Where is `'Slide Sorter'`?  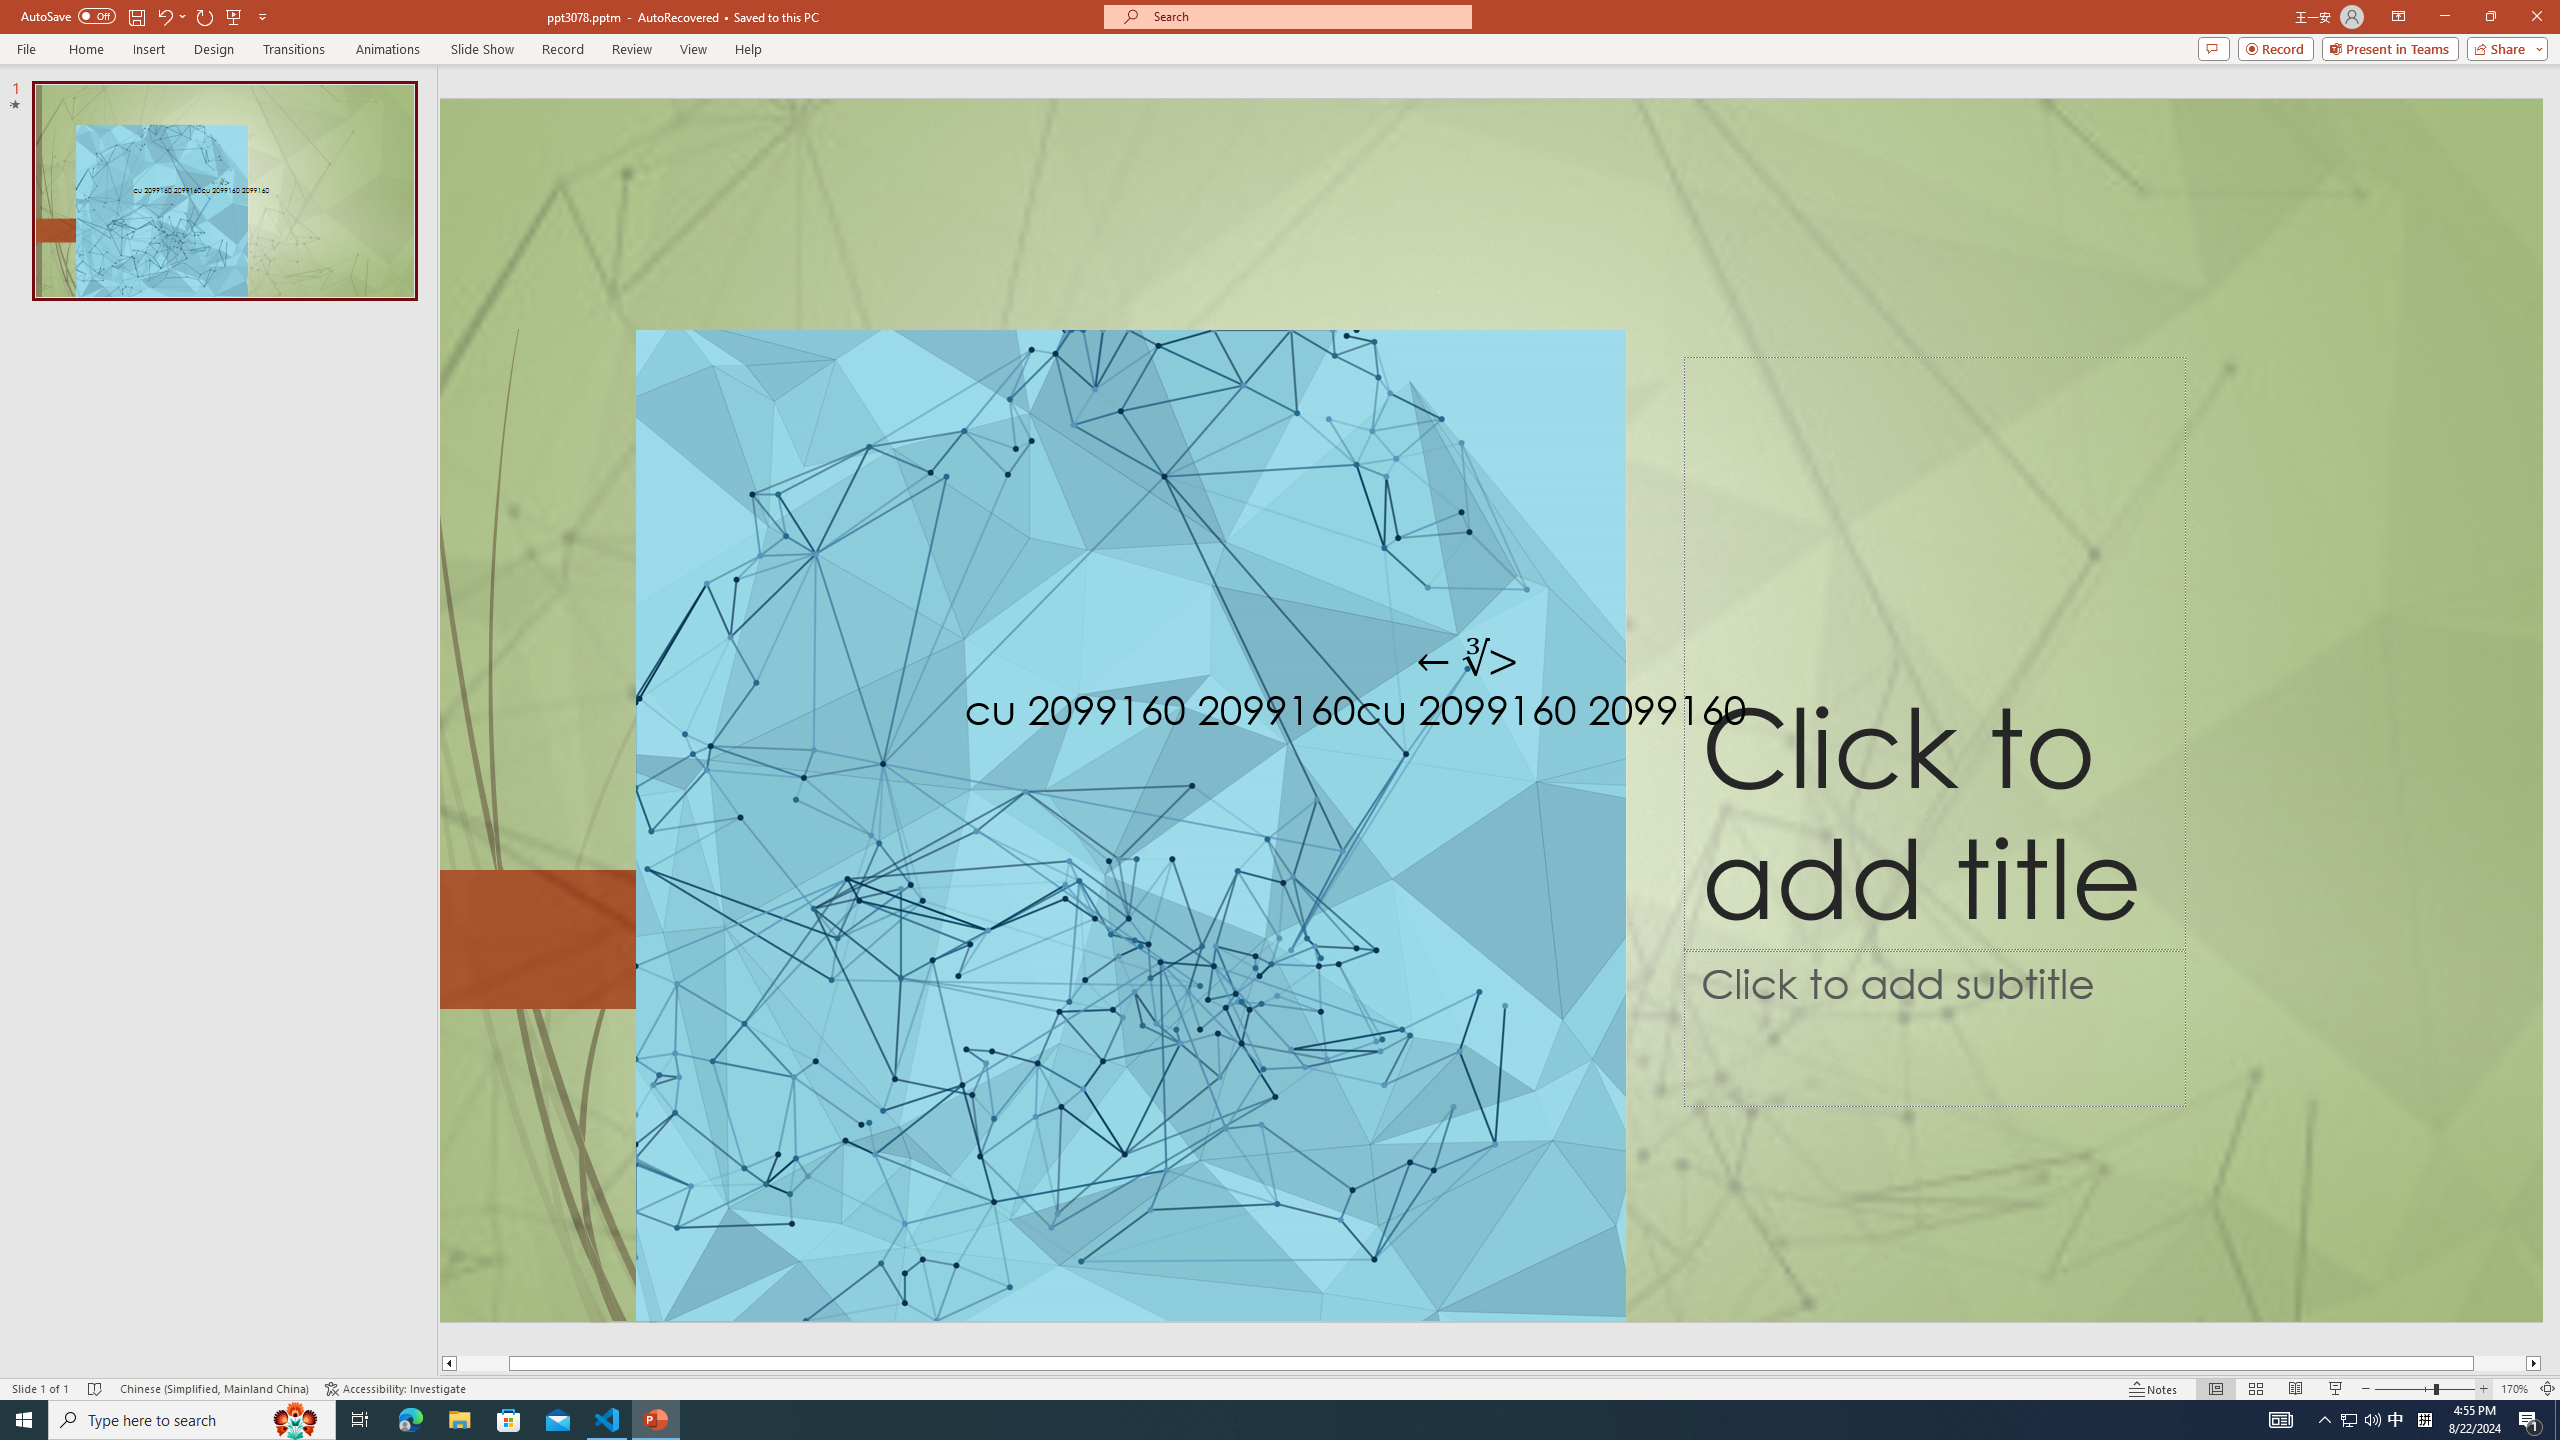 'Slide Sorter' is located at coordinates (2254, 1389).